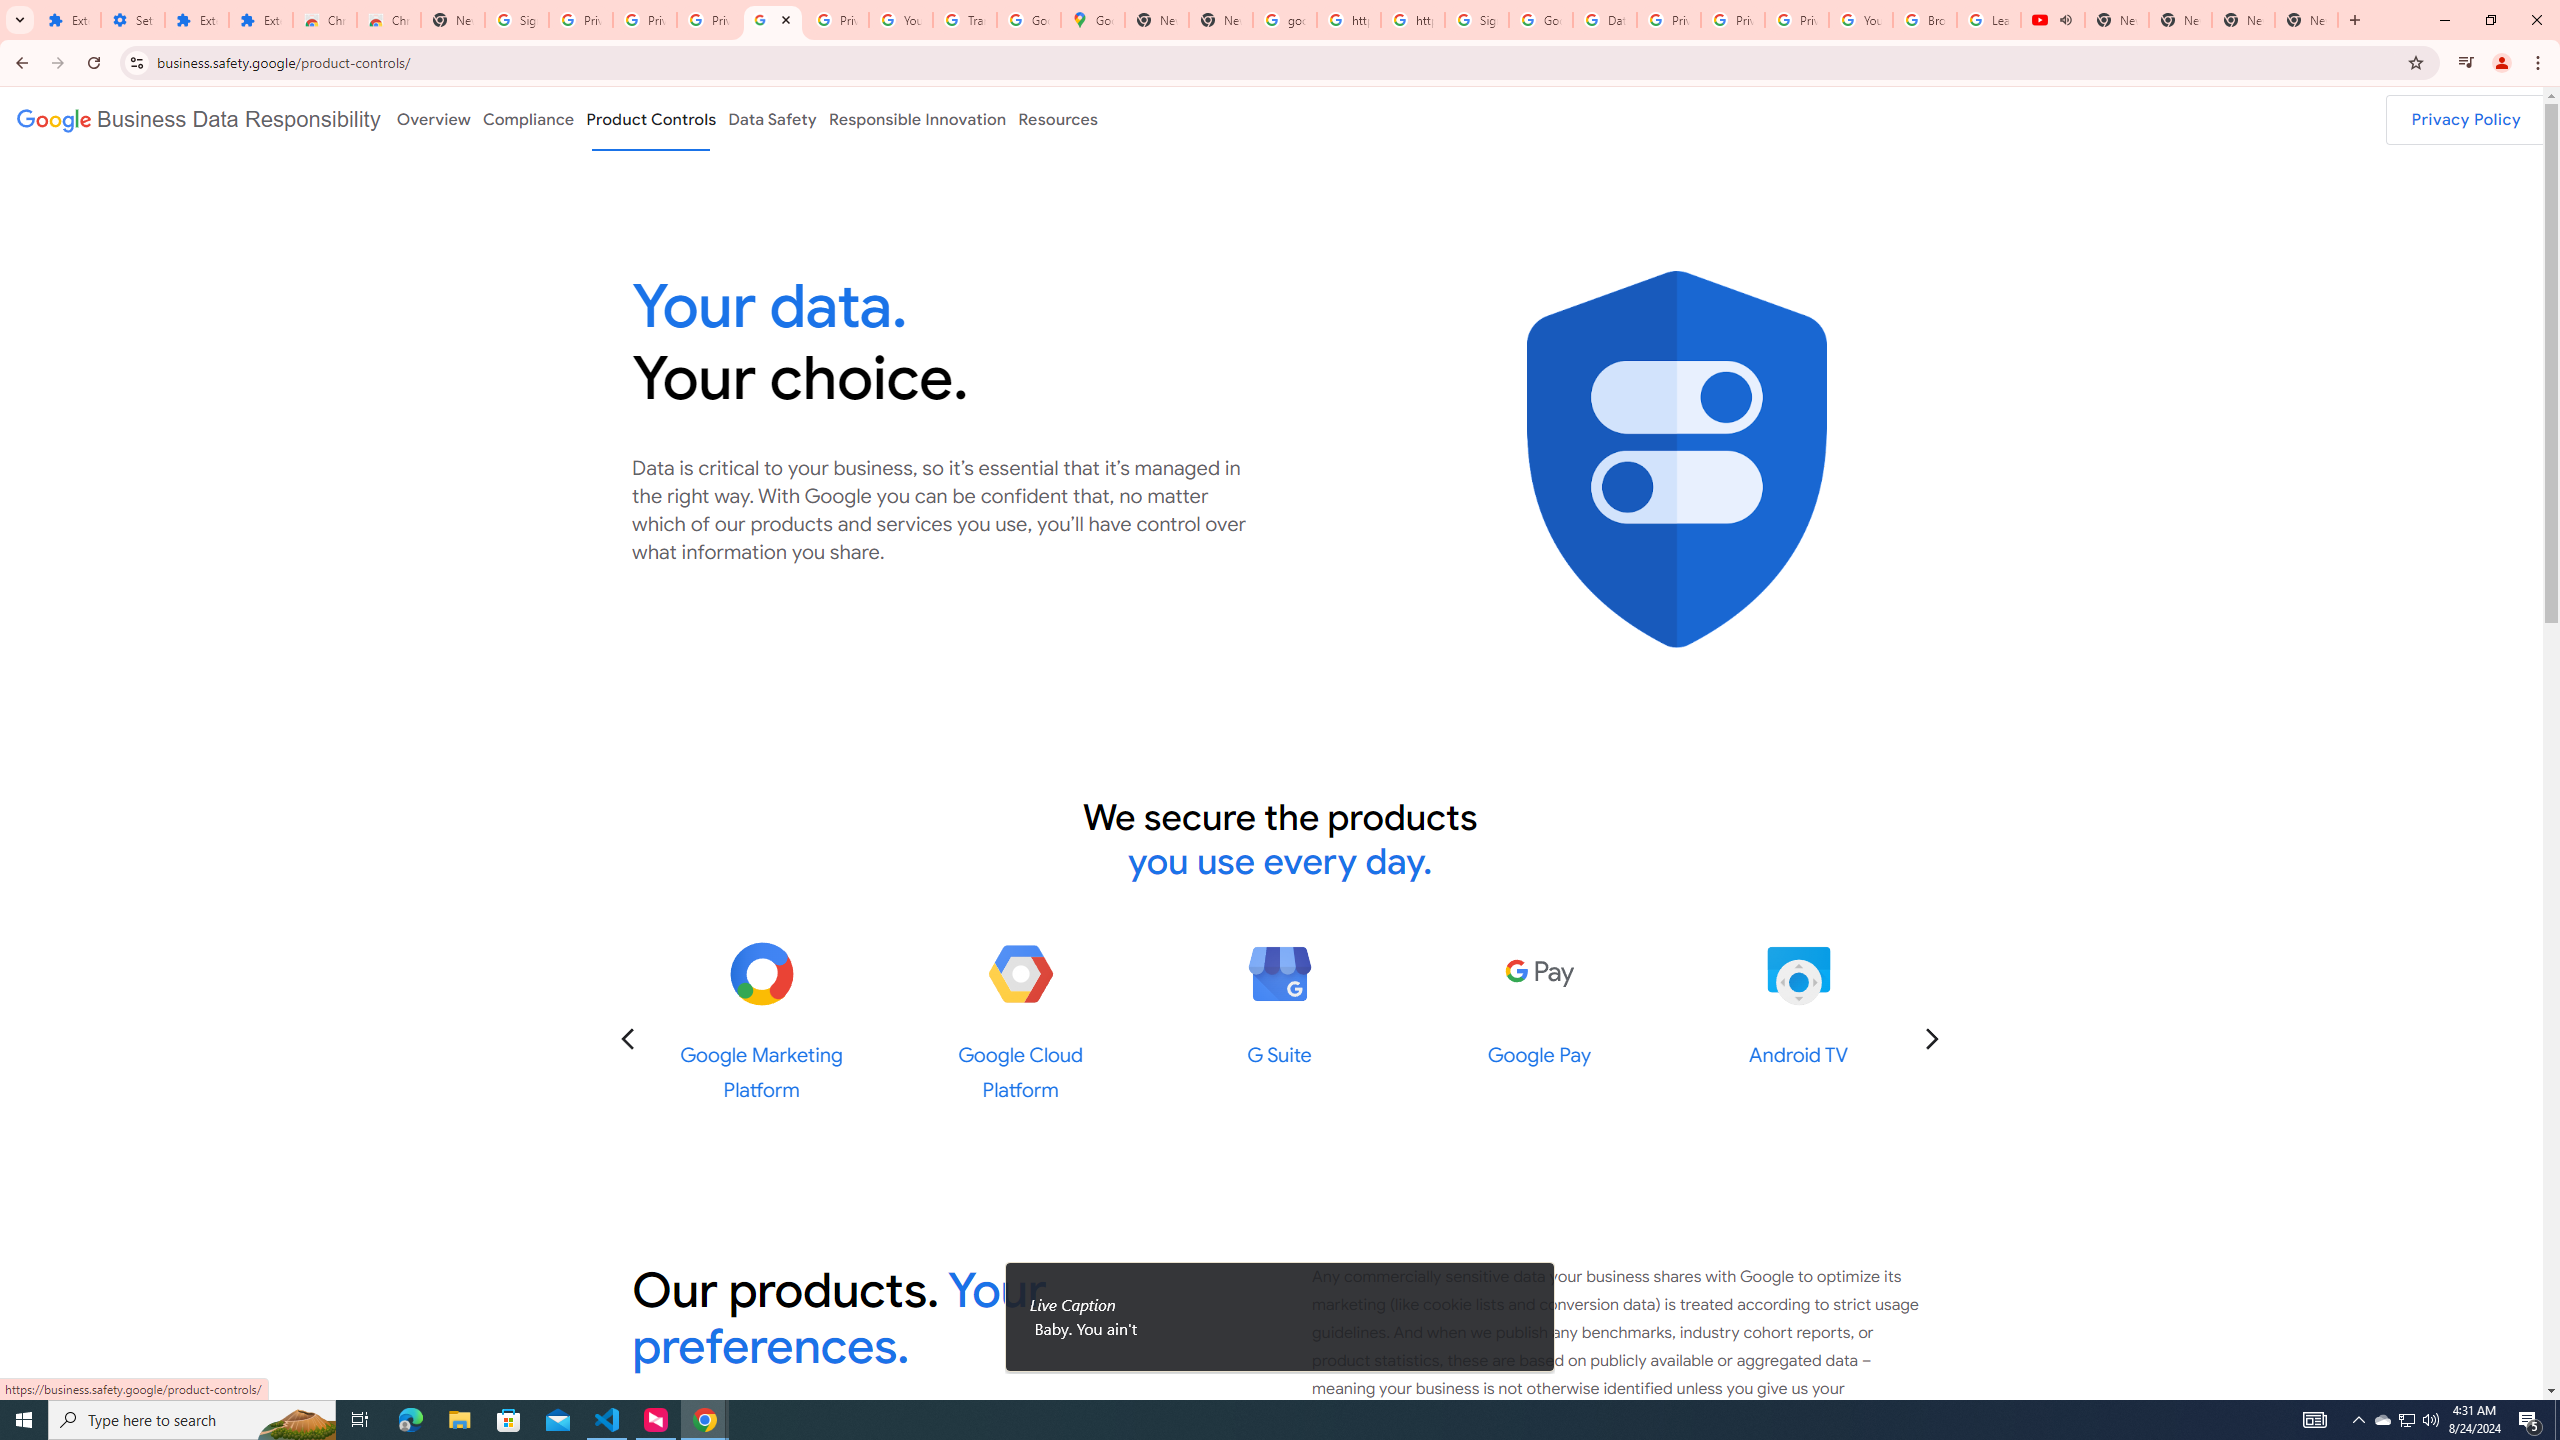  What do you see at coordinates (770, 118) in the screenshot?
I see `'Data Safety'` at bounding box center [770, 118].